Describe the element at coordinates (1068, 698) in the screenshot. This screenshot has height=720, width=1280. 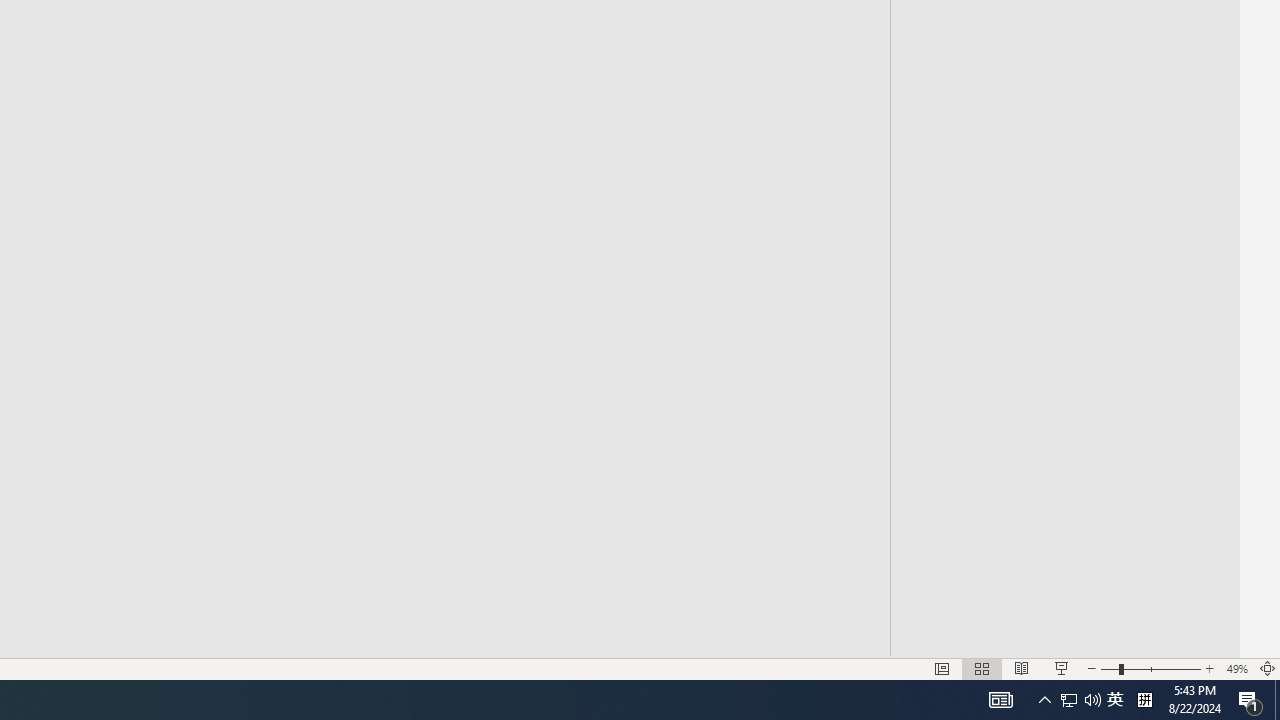
I see `'User Promoted Notification Area'` at that location.